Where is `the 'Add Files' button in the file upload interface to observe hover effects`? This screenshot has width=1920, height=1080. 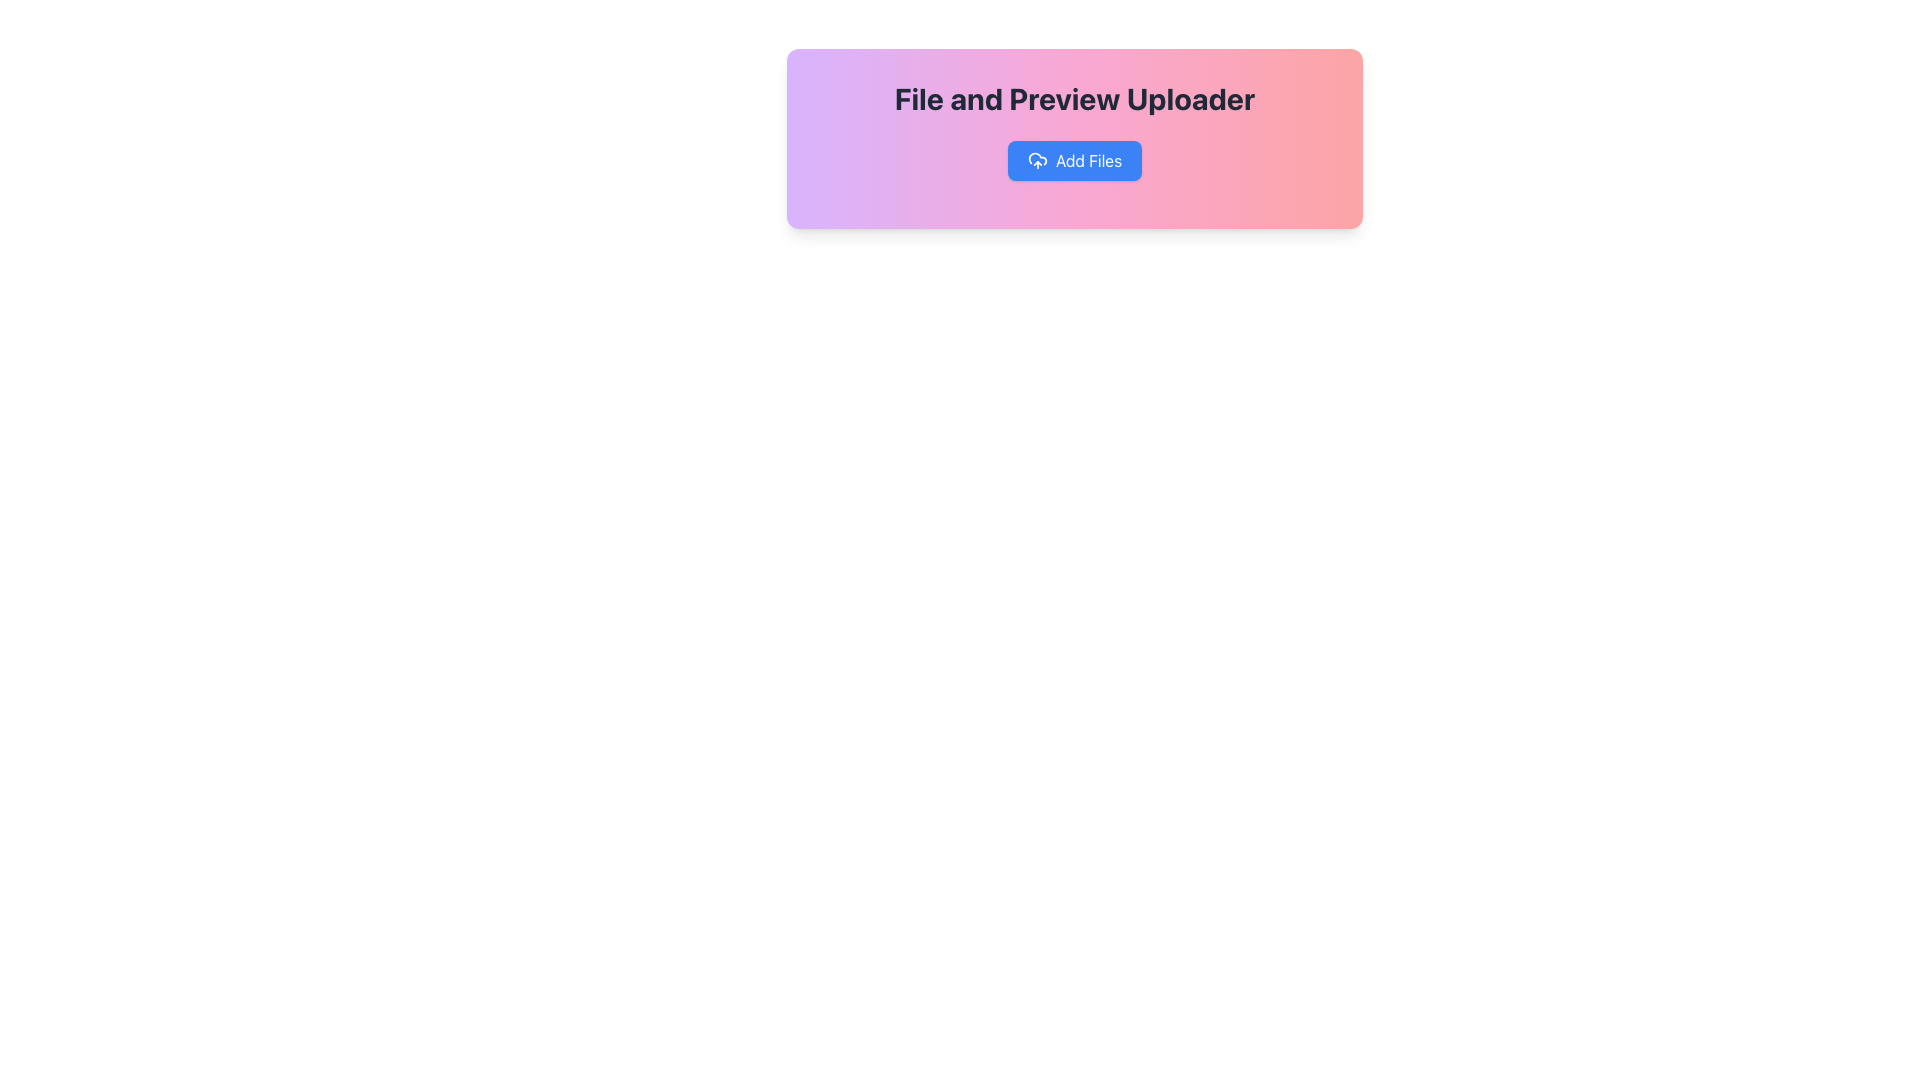 the 'Add Files' button in the file upload interface to observe hover effects is located at coordinates (1074, 137).